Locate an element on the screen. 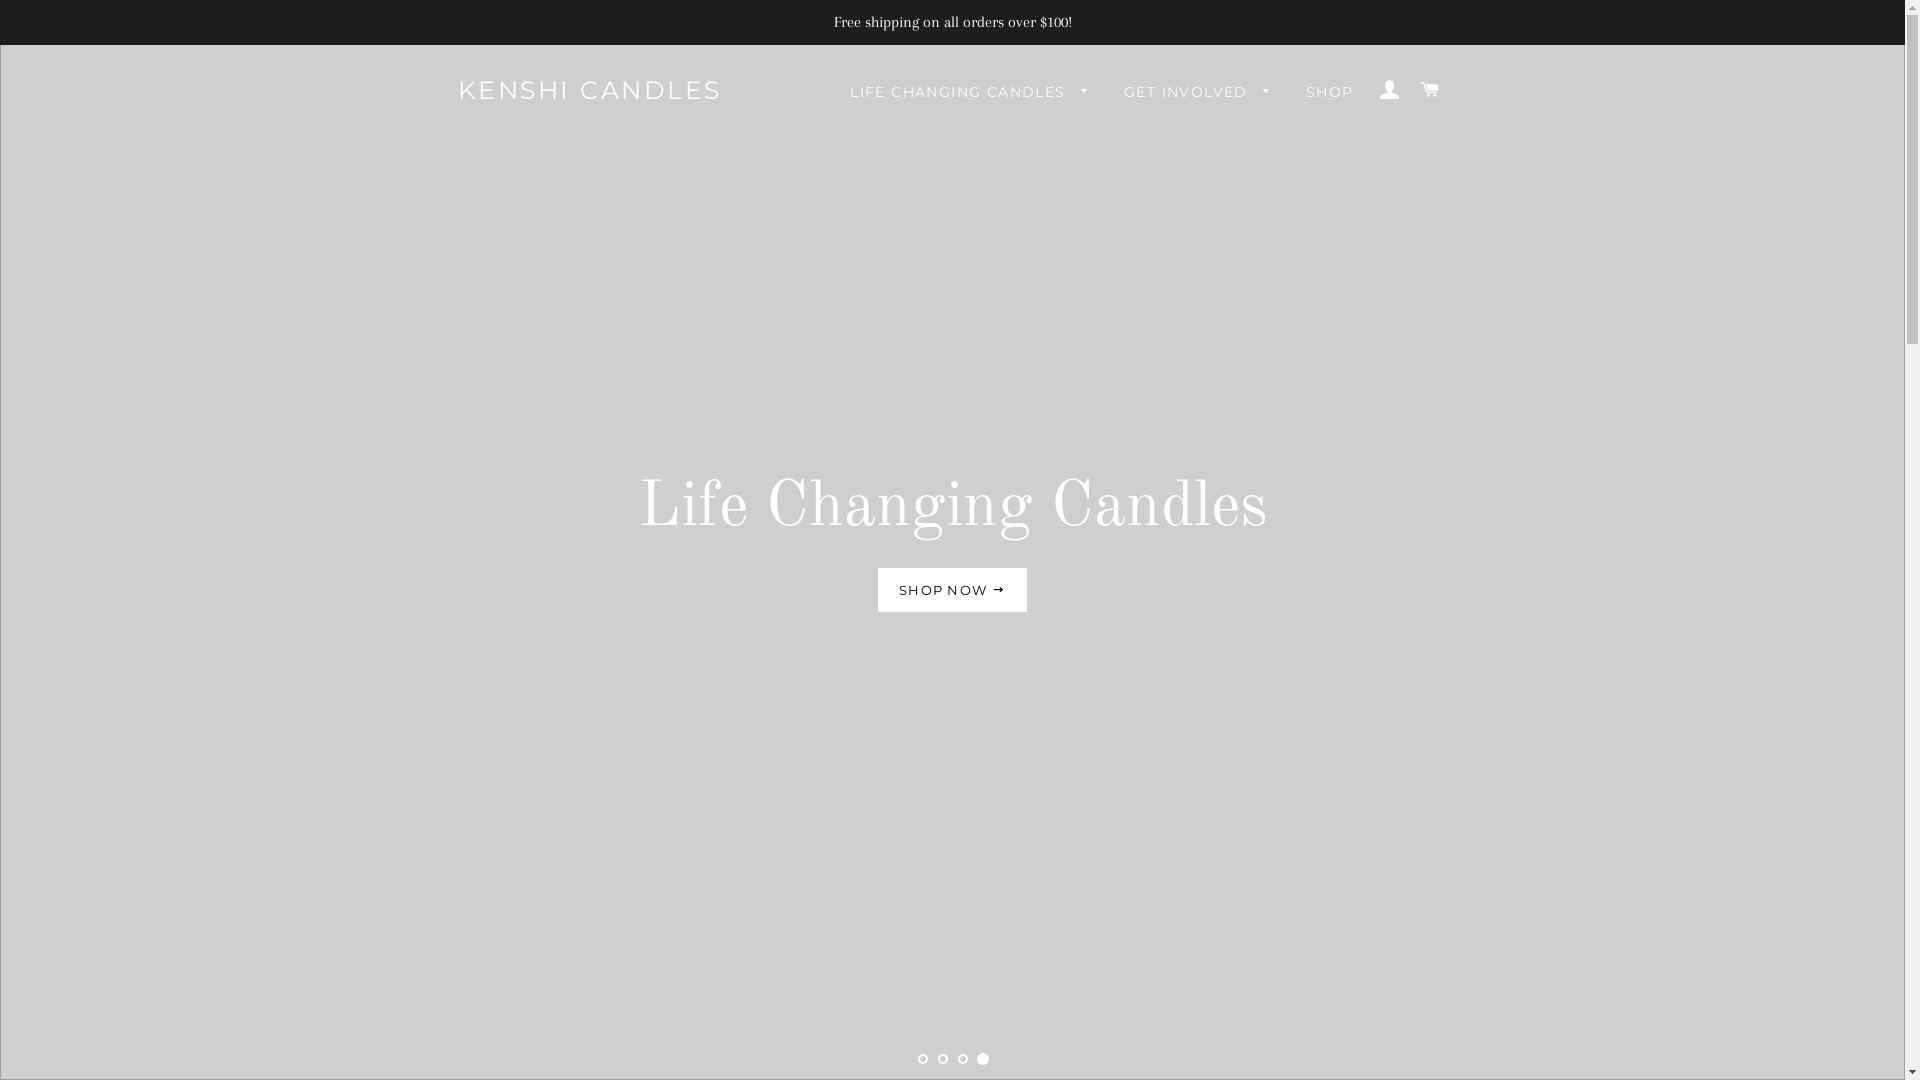 The height and width of the screenshot is (1080, 1920). '4' is located at coordinates (982, 1056).